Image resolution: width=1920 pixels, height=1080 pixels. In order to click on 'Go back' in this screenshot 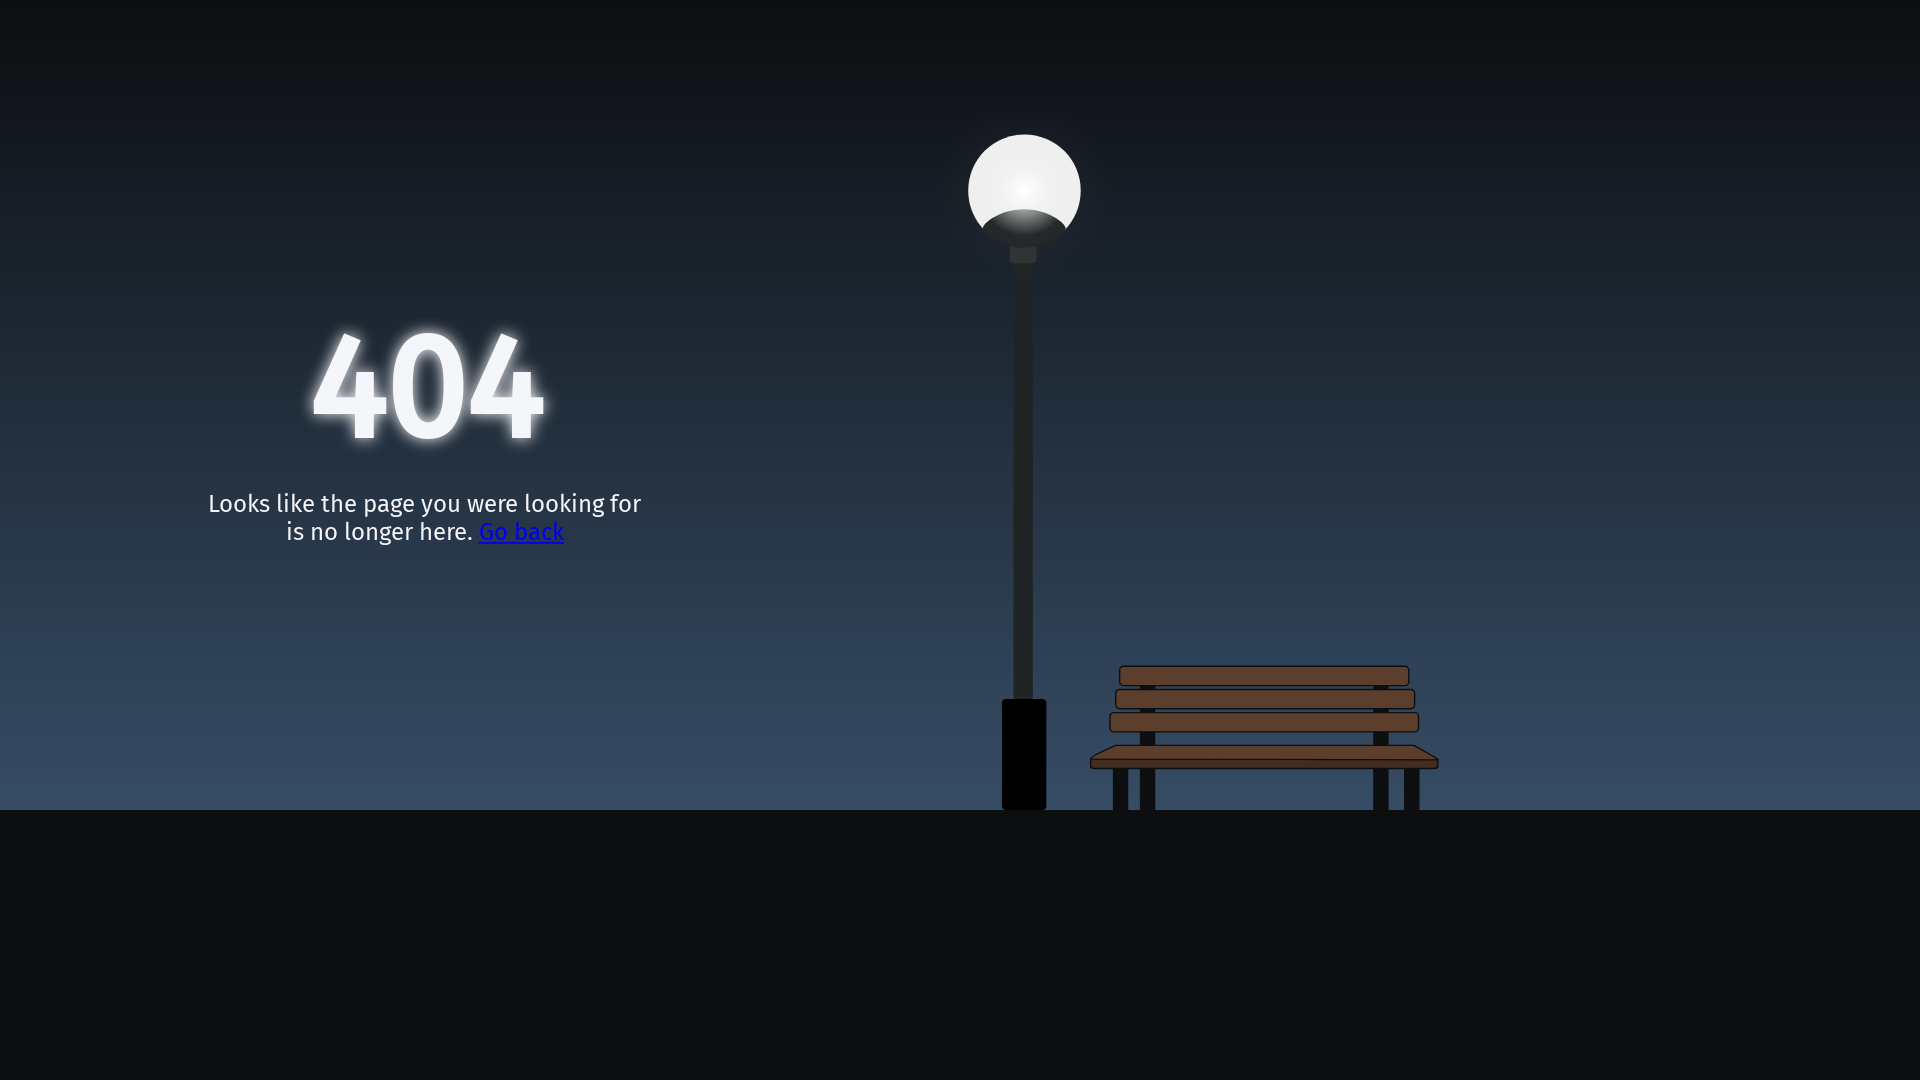, I will do `click(521, 531)`.